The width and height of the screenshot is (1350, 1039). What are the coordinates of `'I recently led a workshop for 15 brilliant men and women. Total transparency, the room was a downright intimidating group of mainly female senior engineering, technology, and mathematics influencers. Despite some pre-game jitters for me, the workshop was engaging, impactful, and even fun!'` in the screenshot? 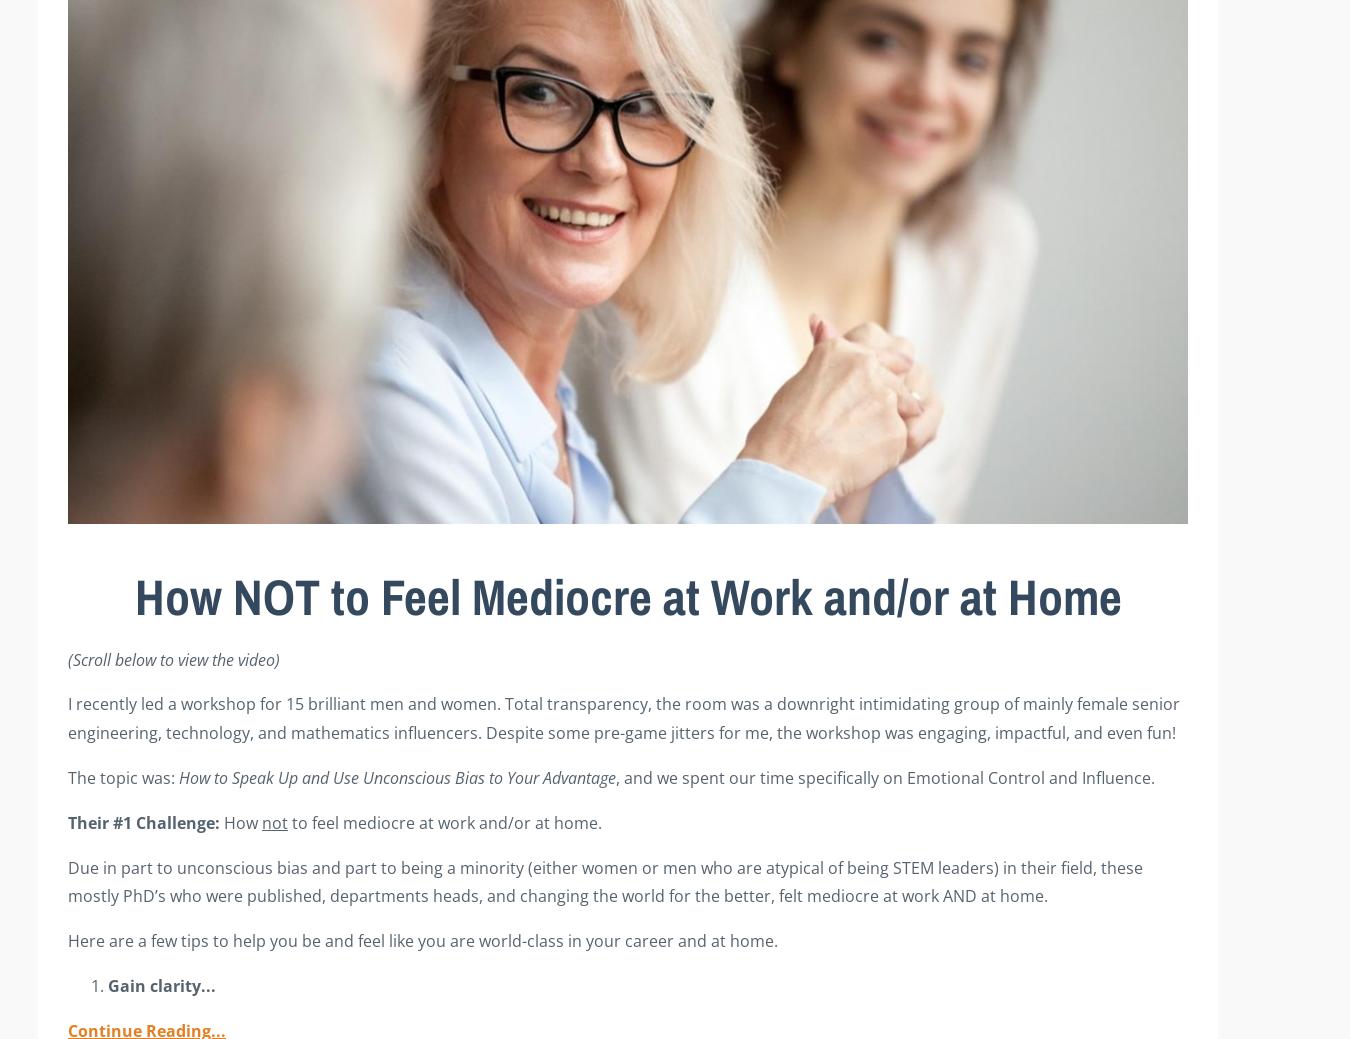 It's located at (623, 717).